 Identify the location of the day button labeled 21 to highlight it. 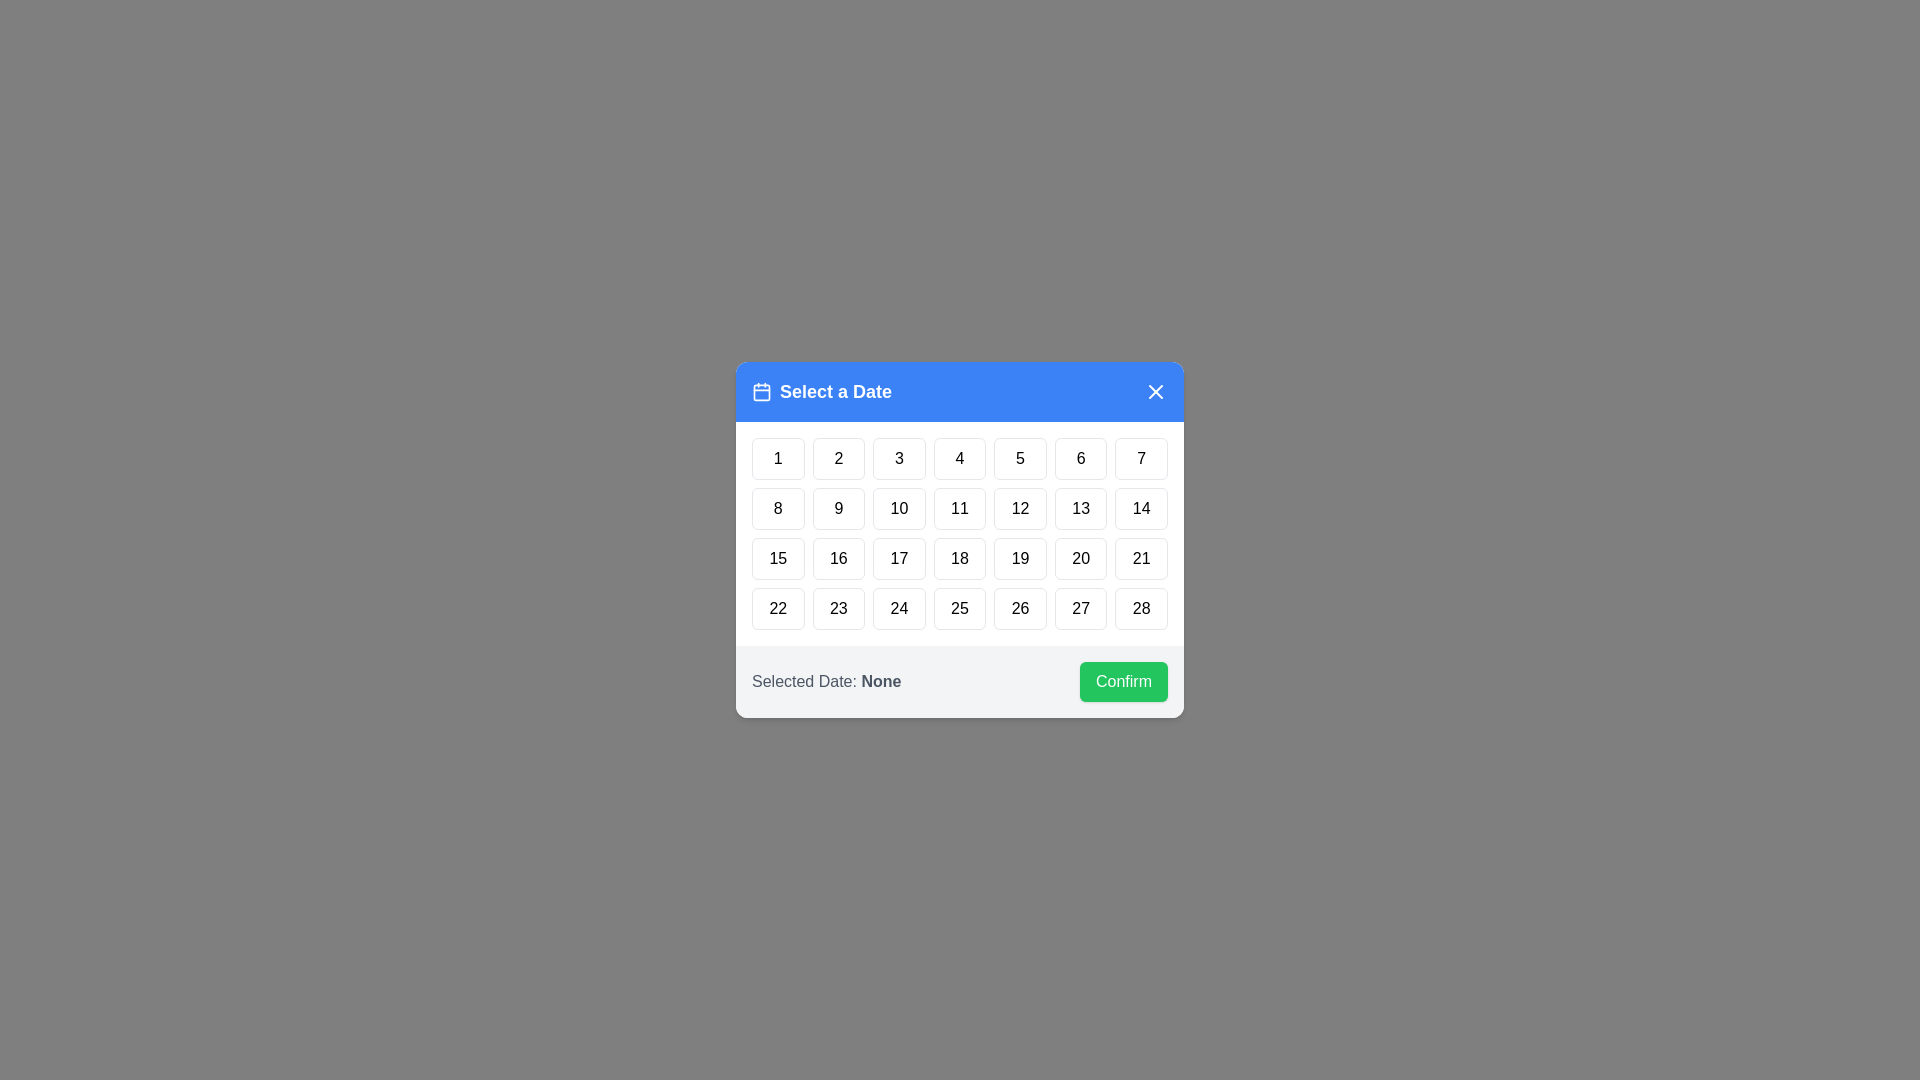
(1142, 559).